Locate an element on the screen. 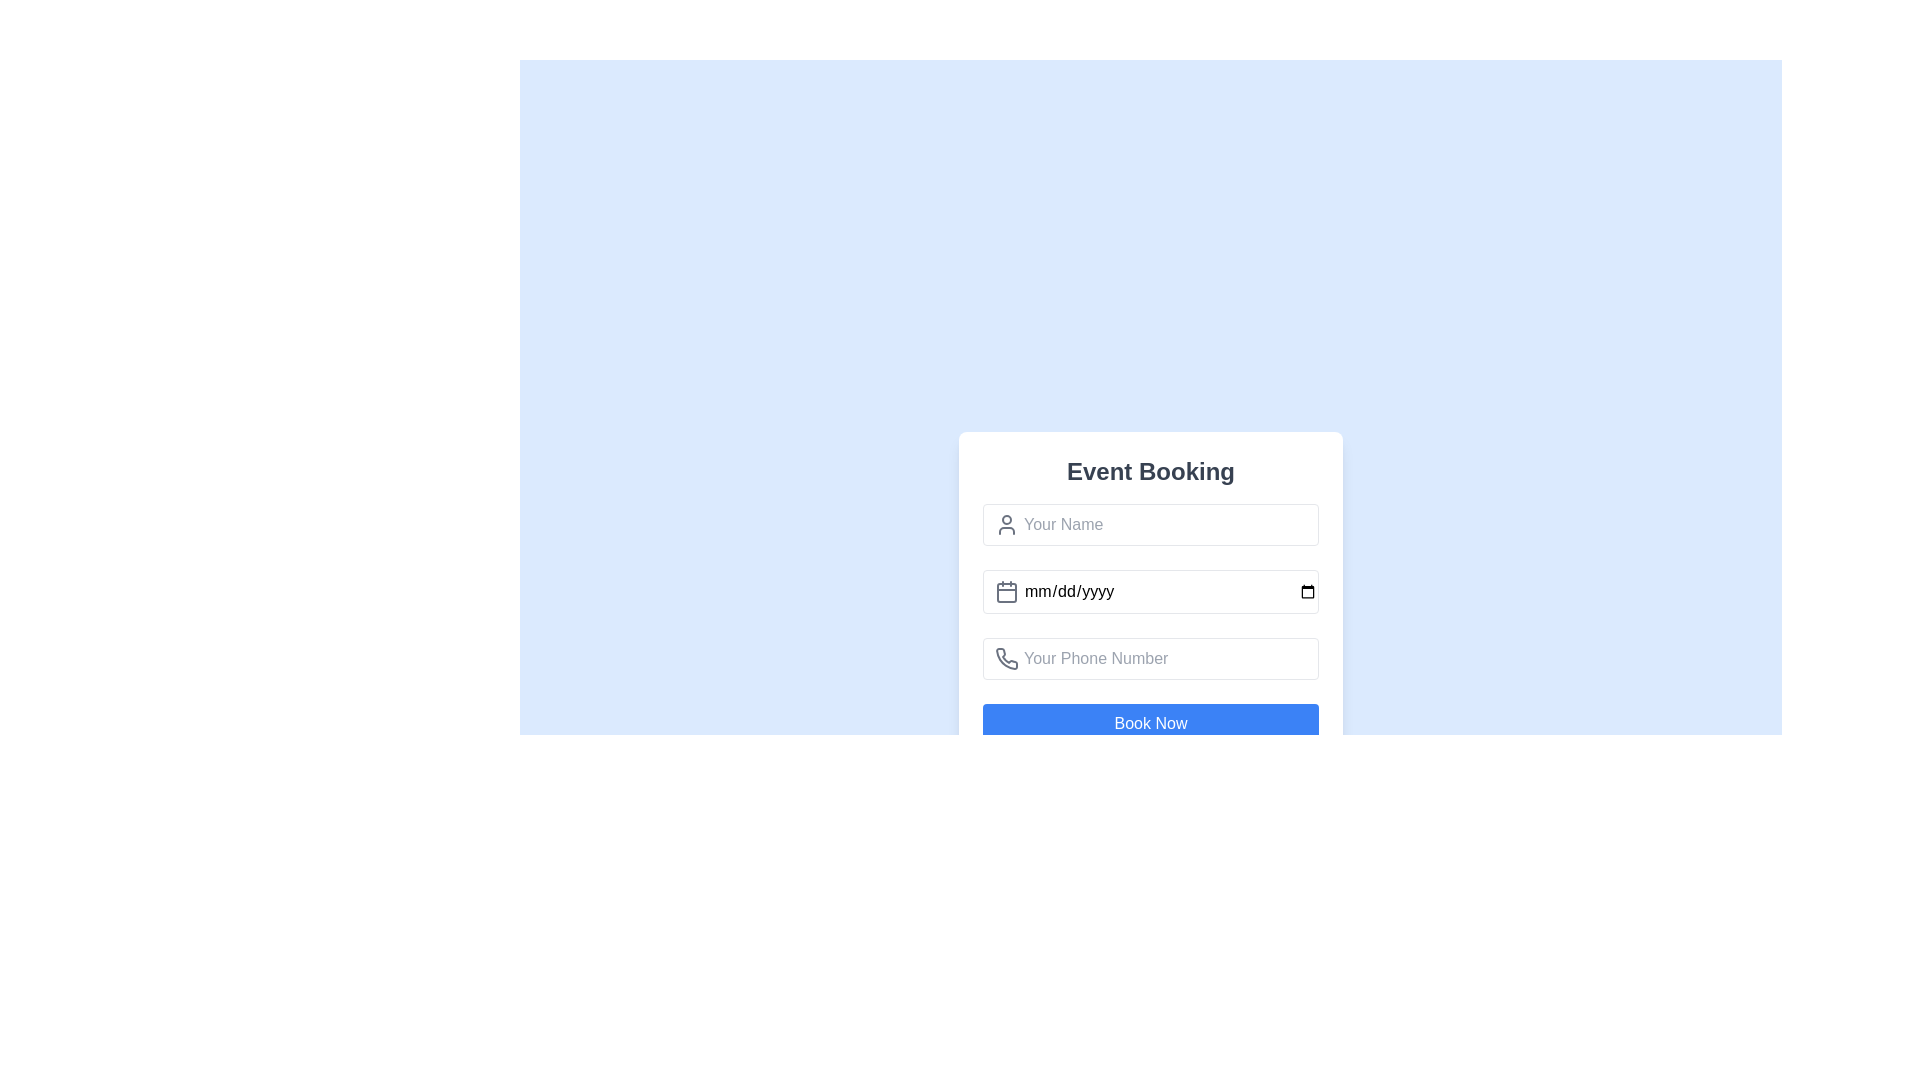 The height and width of the screenshot is (1080, 1920). the graphical background of the calendar icon located to the left of the 'mm/dd/yyyy' input field in the 'Event Booking' form is located at coordinates (1007, 592).